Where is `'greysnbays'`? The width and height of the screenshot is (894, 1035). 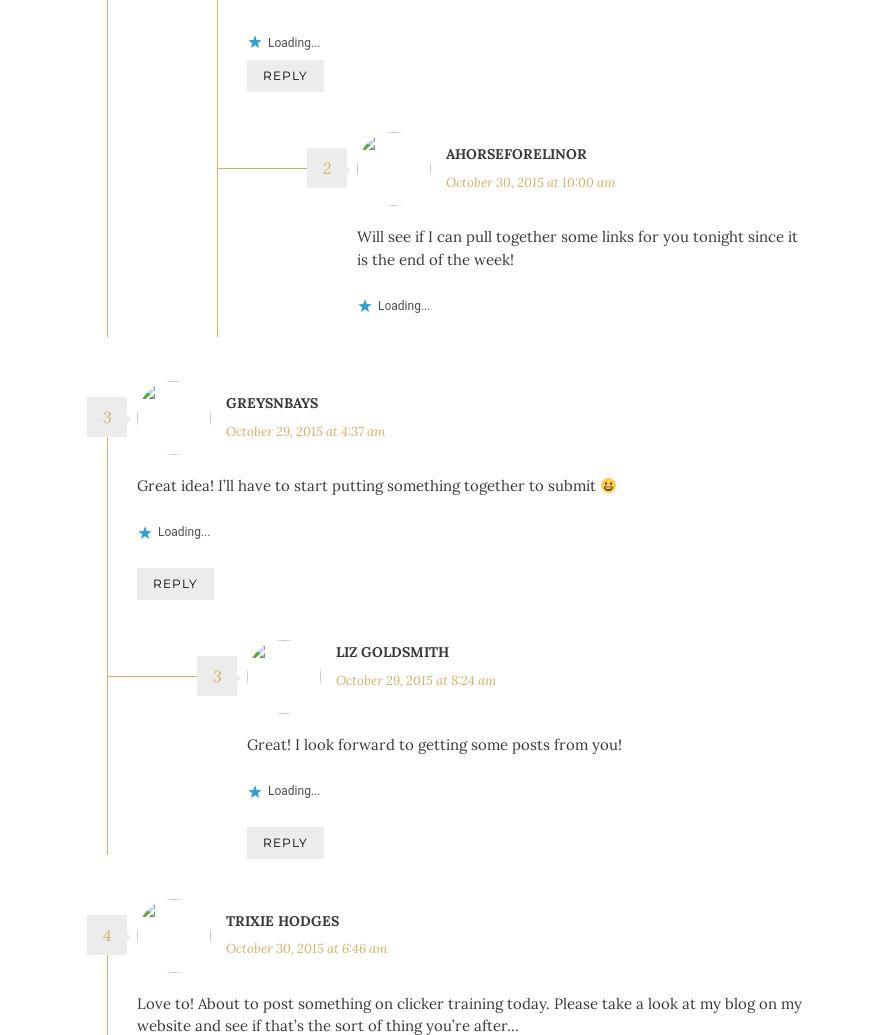
'greysnbays' is located at coordinates (271, 463).